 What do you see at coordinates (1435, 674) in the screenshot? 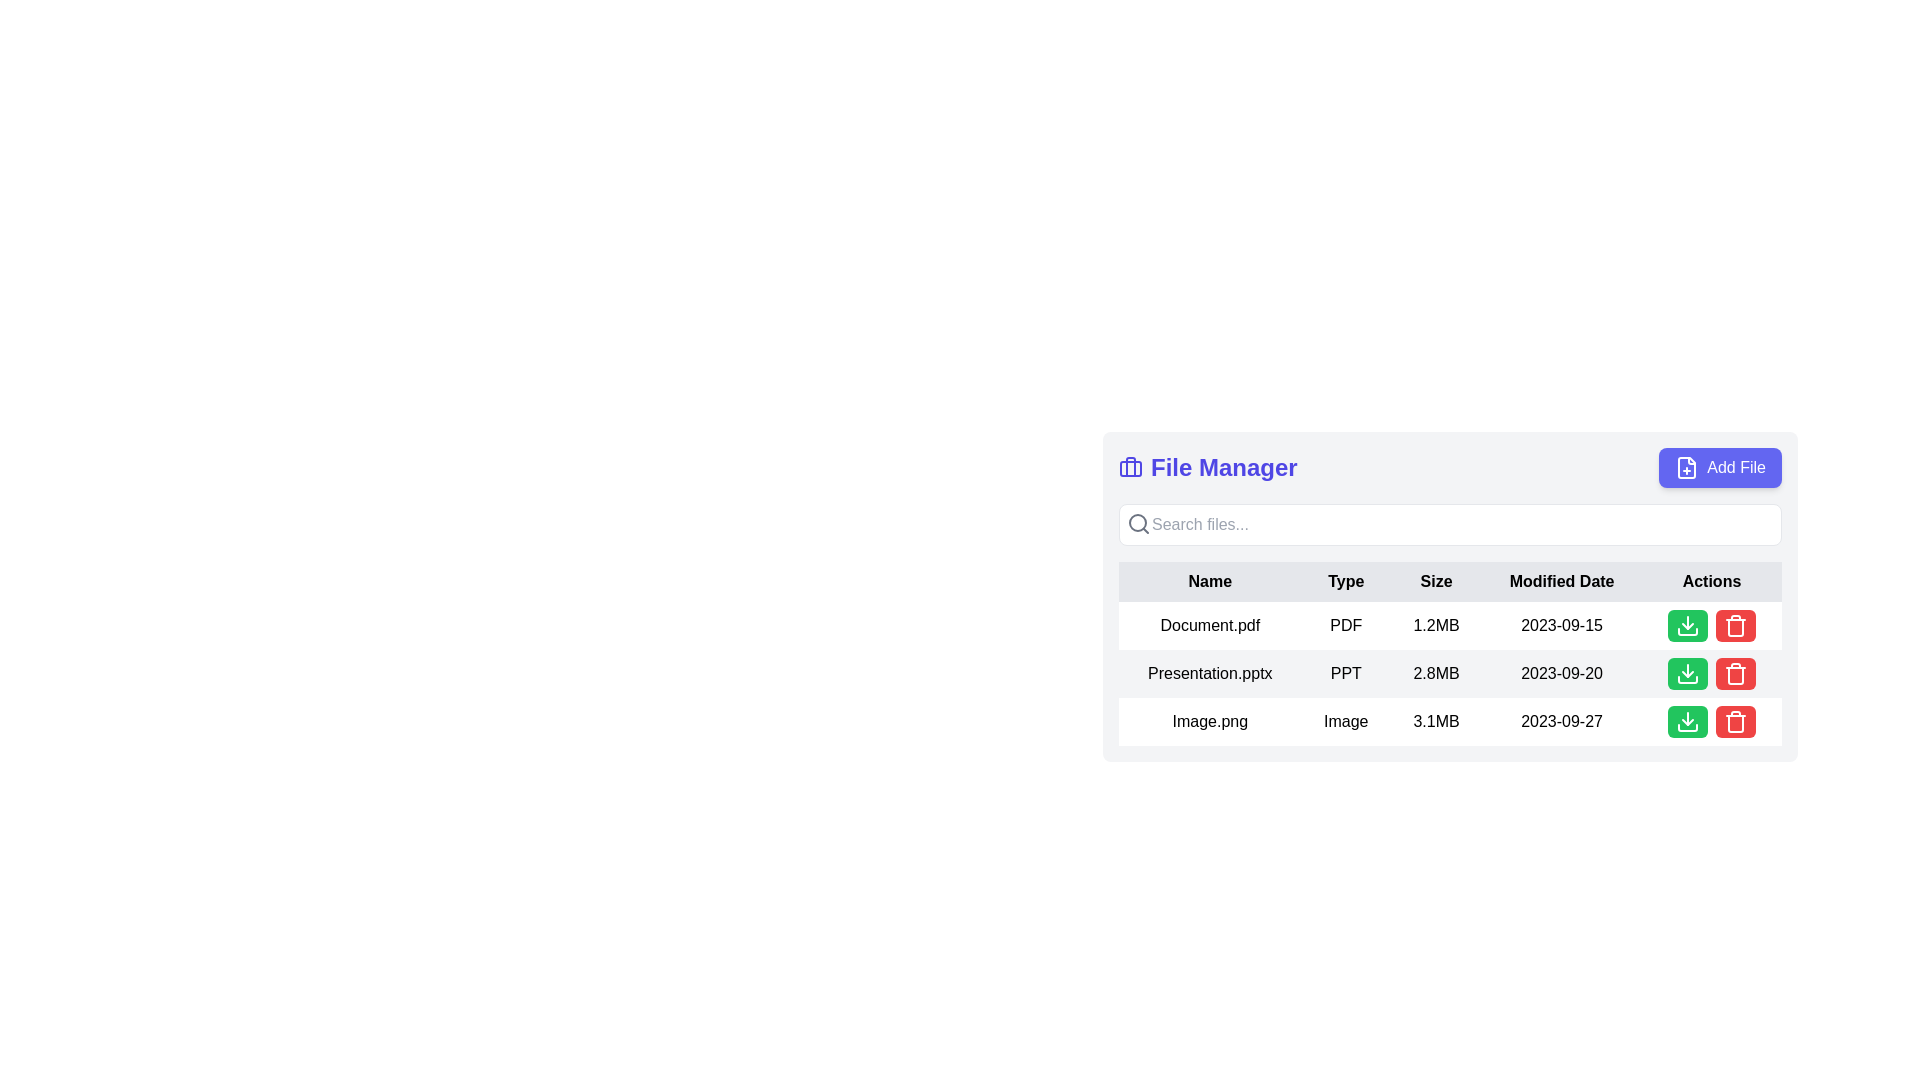
I see `the Text label displaying the size of the file 'Presentation.pptx' in the file manager table` at bounding box center [1435, 674].